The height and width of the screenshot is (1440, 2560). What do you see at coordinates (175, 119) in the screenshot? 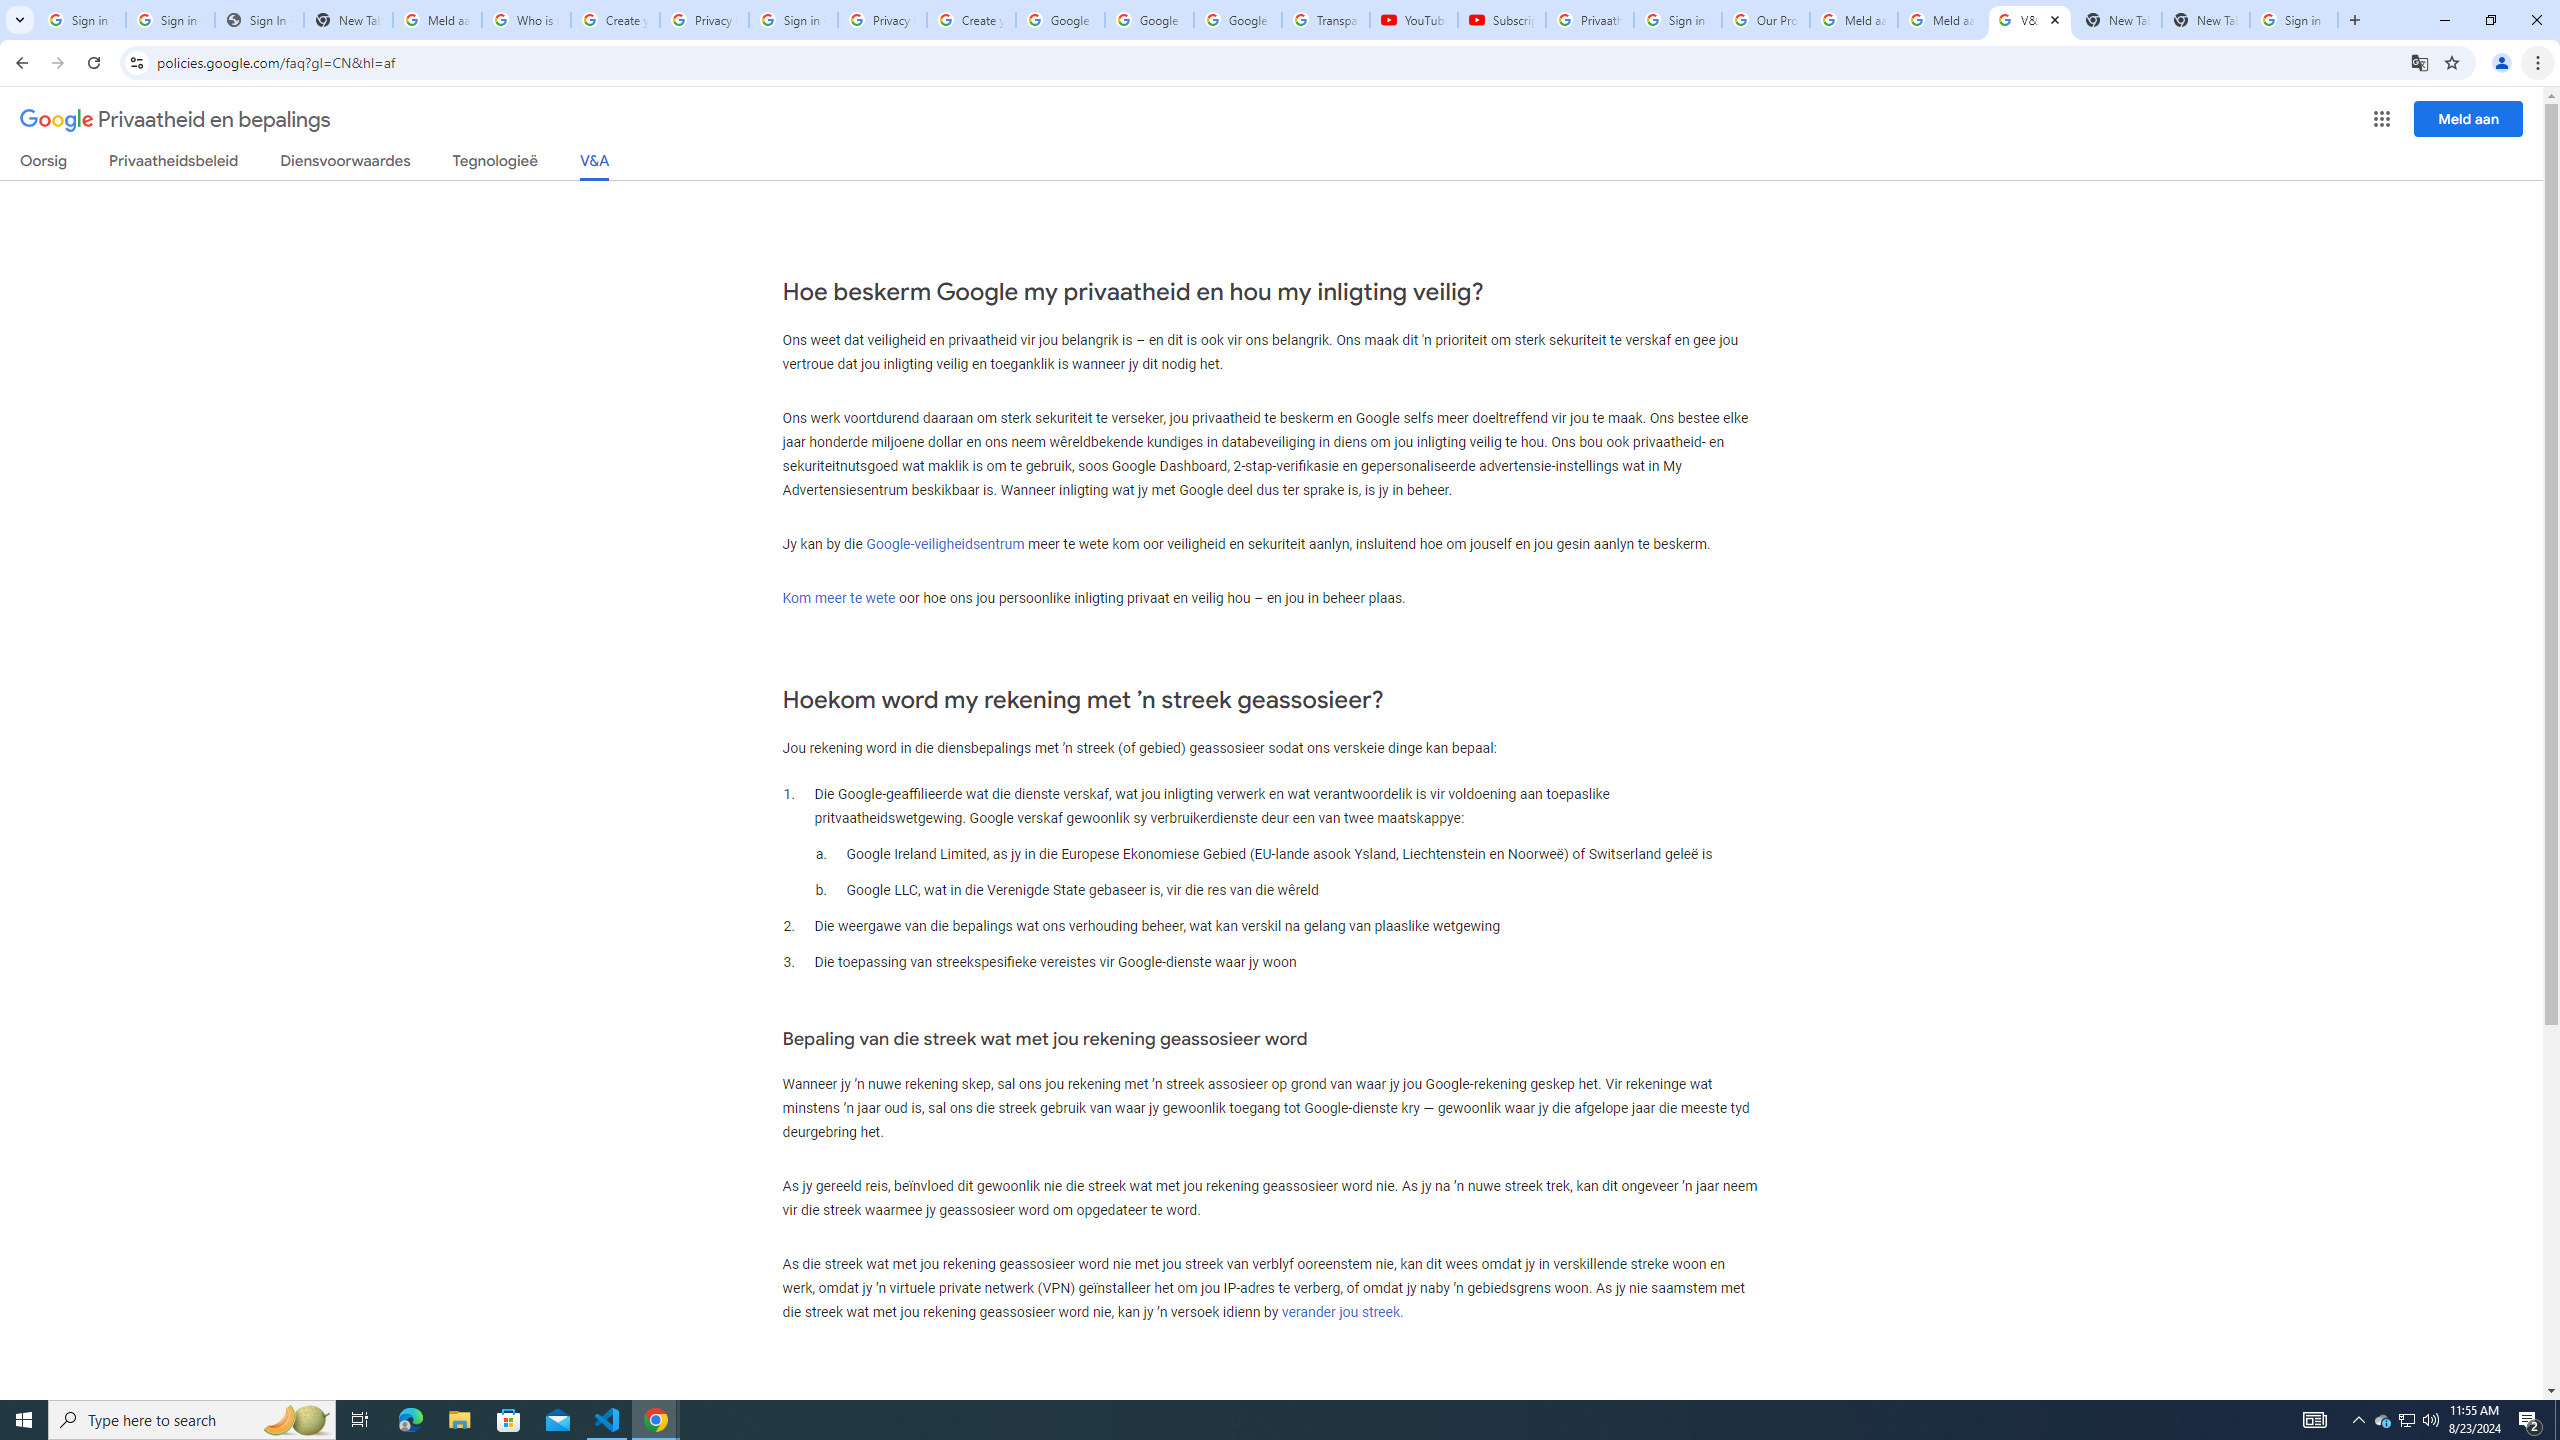
I see `'Privaatheid en bepalings'` at bounding box center [175, 119].